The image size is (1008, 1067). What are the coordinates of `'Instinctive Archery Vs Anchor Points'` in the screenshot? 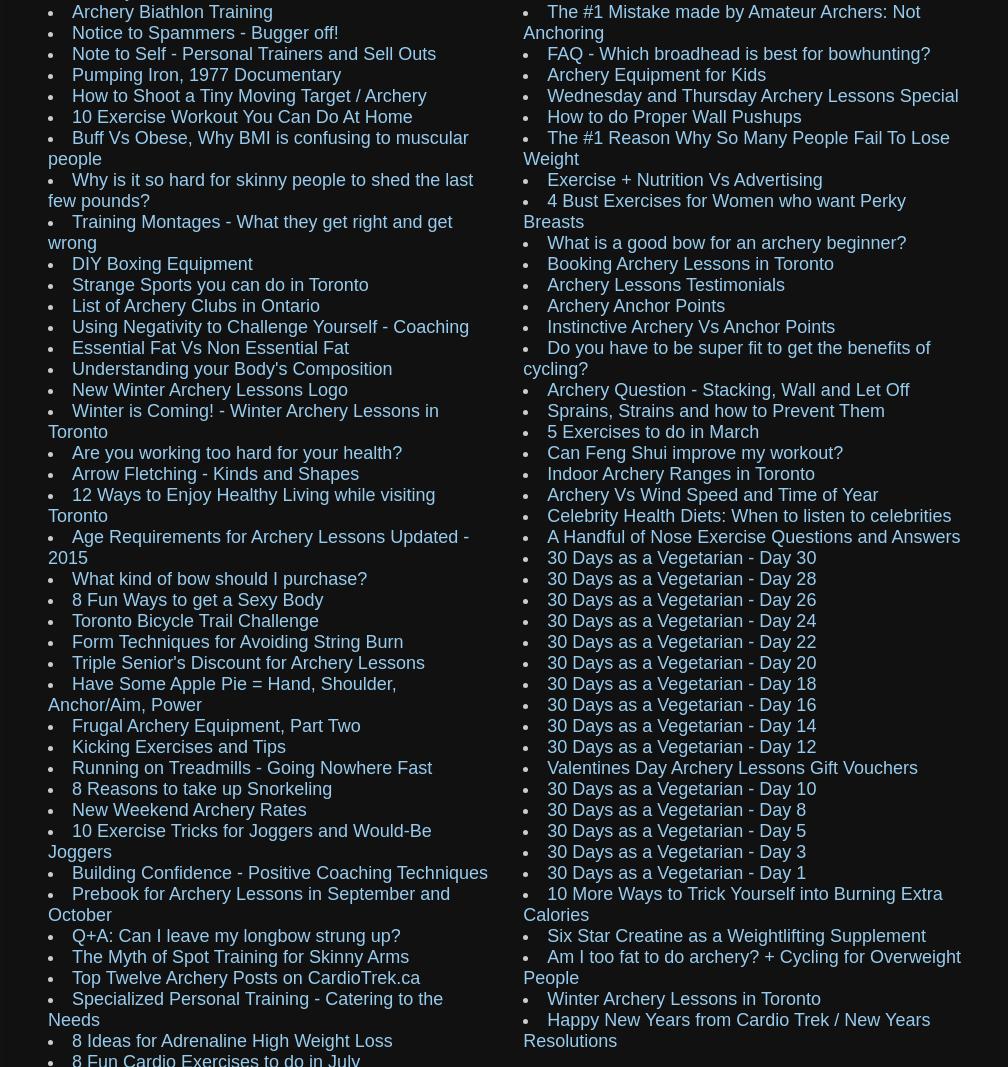 It's located at (690, 325).